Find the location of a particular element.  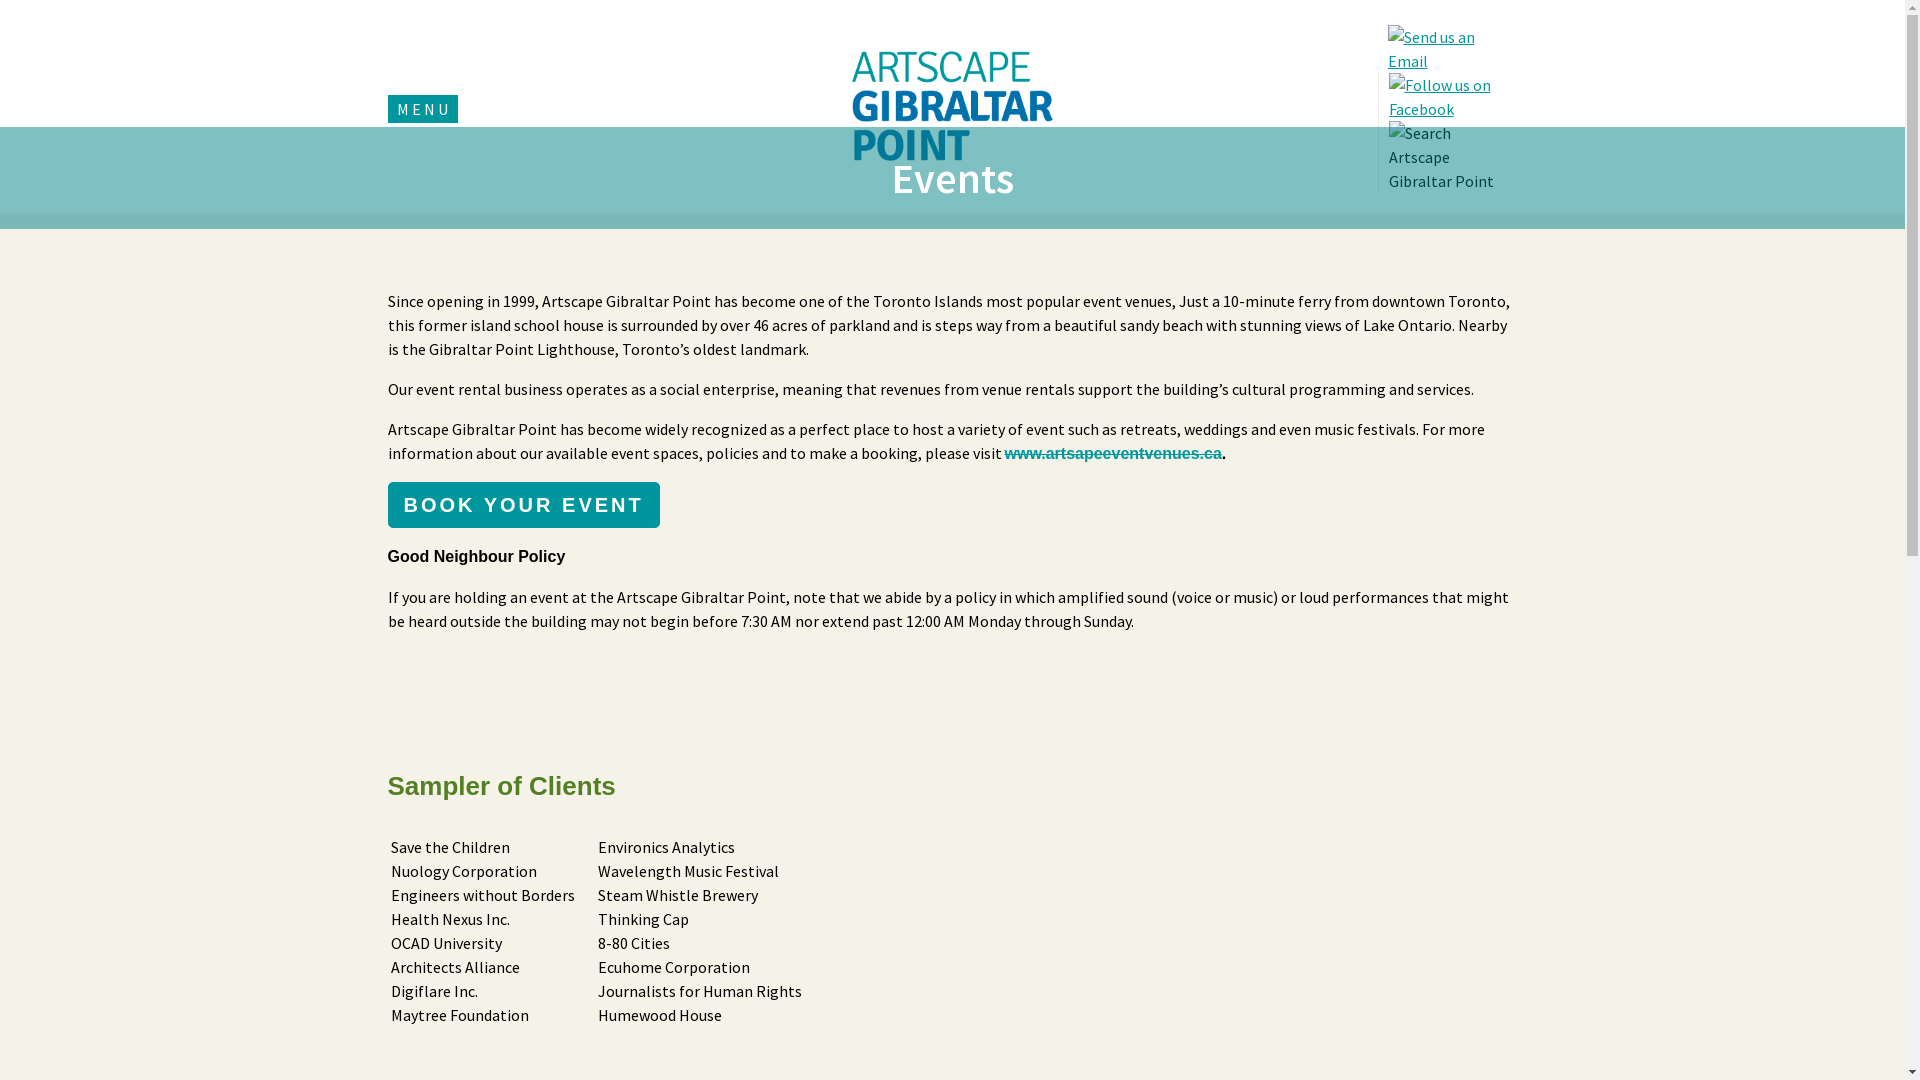

'www.artsapeeventvenues.ca' is located at coordinates (1111, 453).